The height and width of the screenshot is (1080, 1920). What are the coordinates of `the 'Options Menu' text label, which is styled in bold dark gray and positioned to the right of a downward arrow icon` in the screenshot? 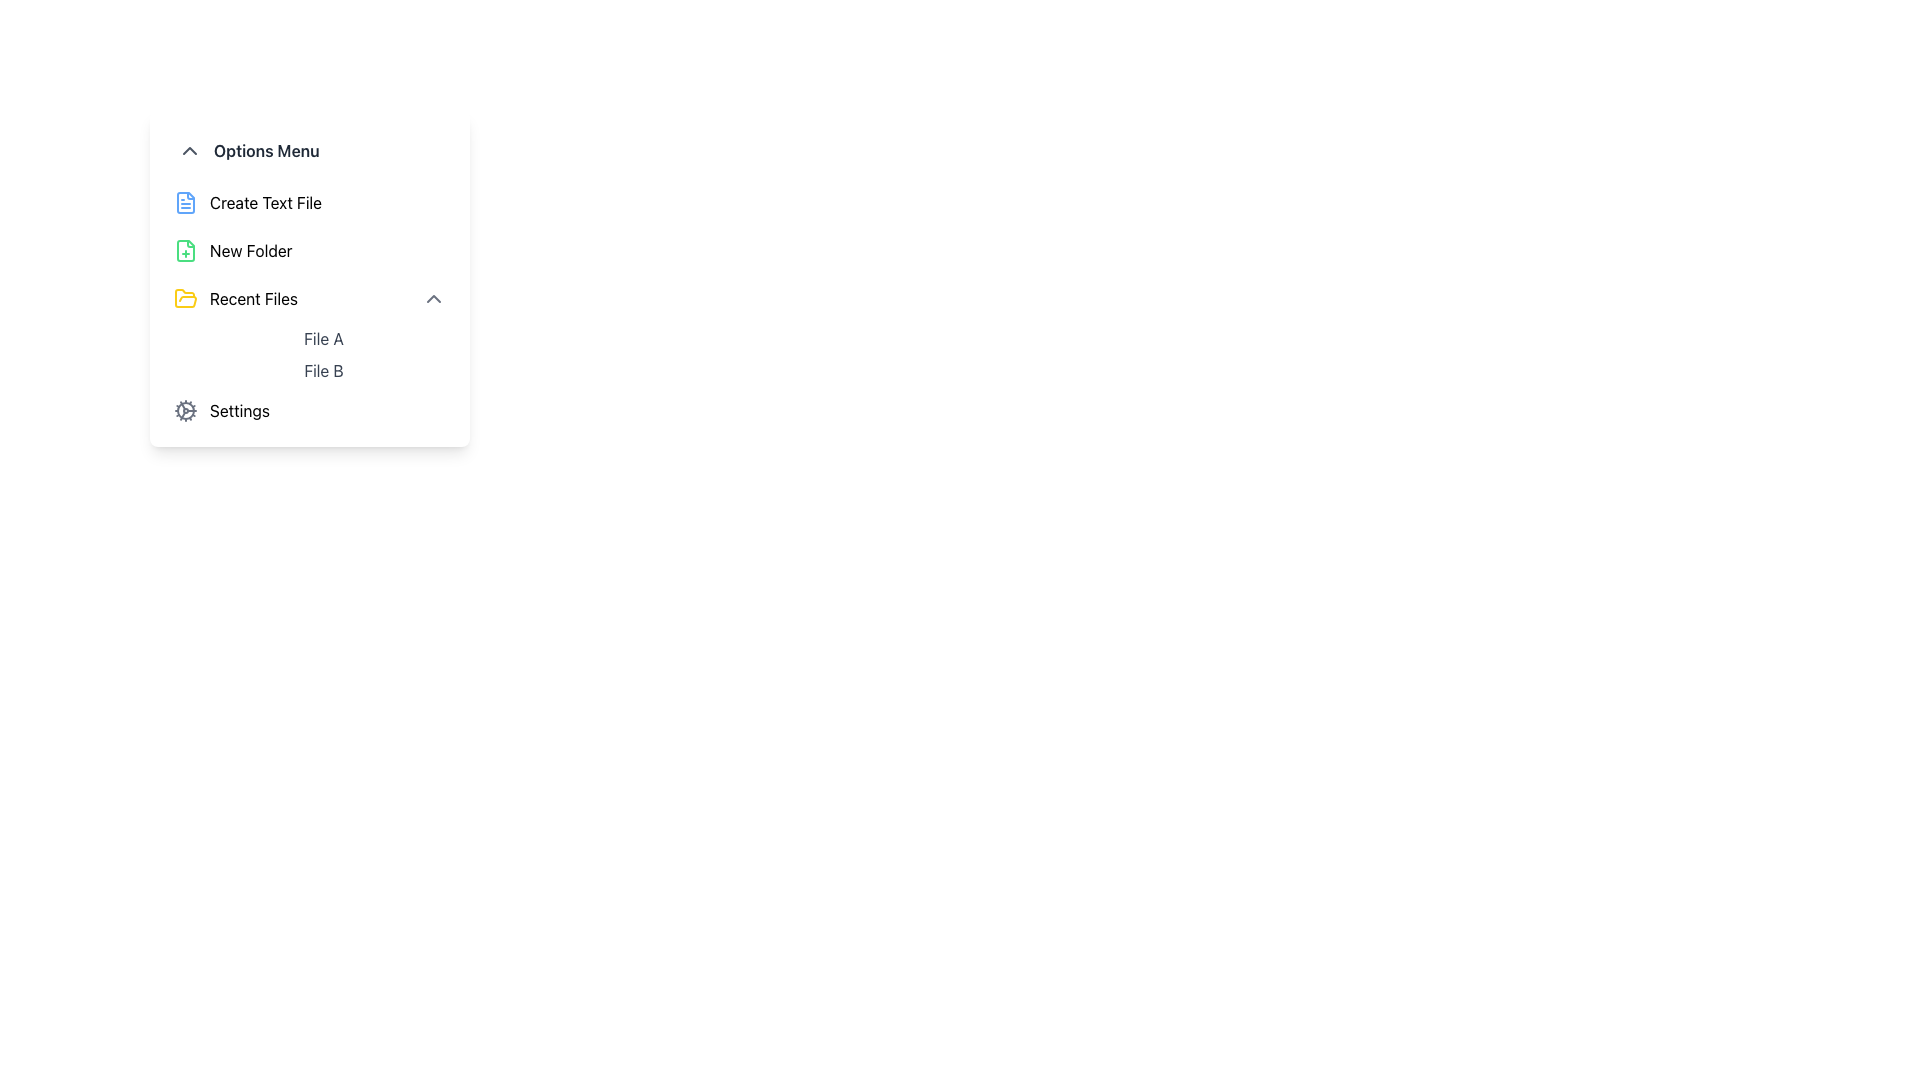 It's located at (265, 149).